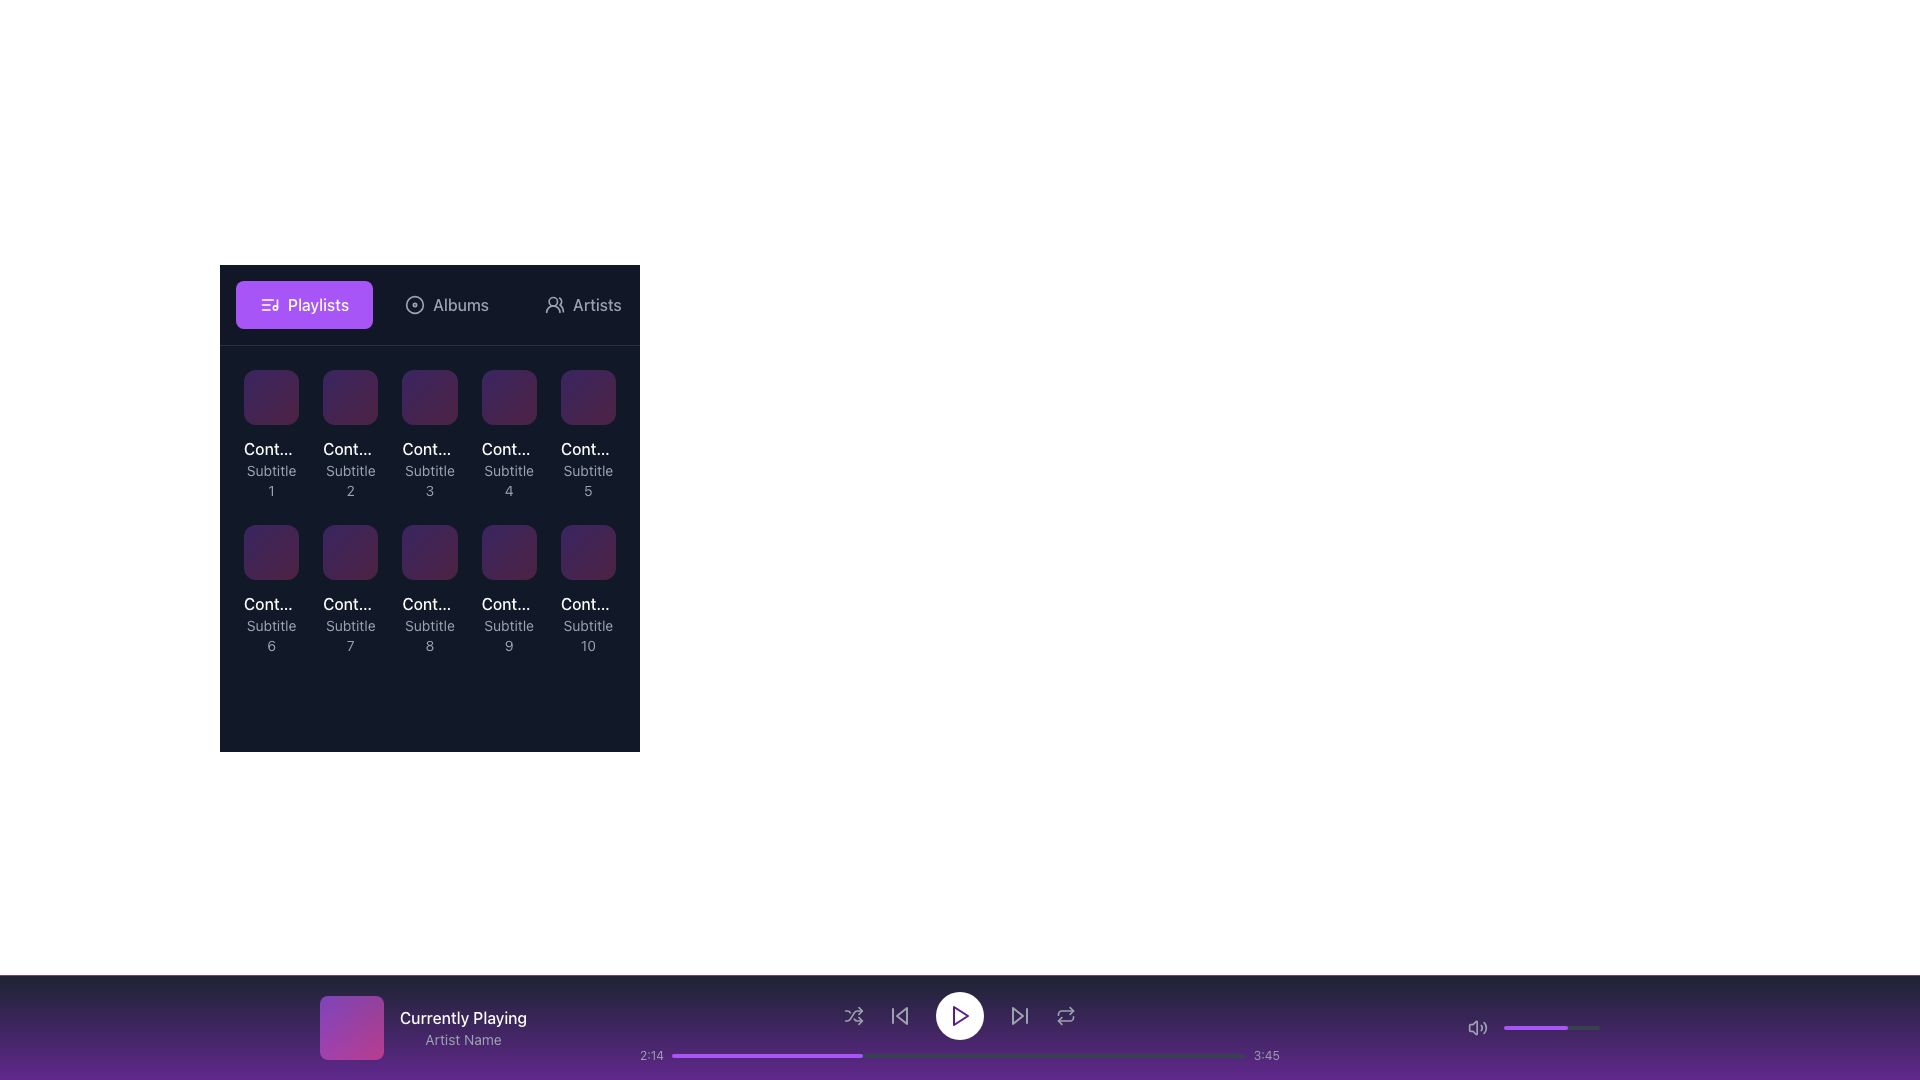  What do you see at coordinates (270, 469) in the screenshot?
I see `the Text display block located in the top-left section of the grid-like list, which is the first item in the list` at bounding box center [270, 469].